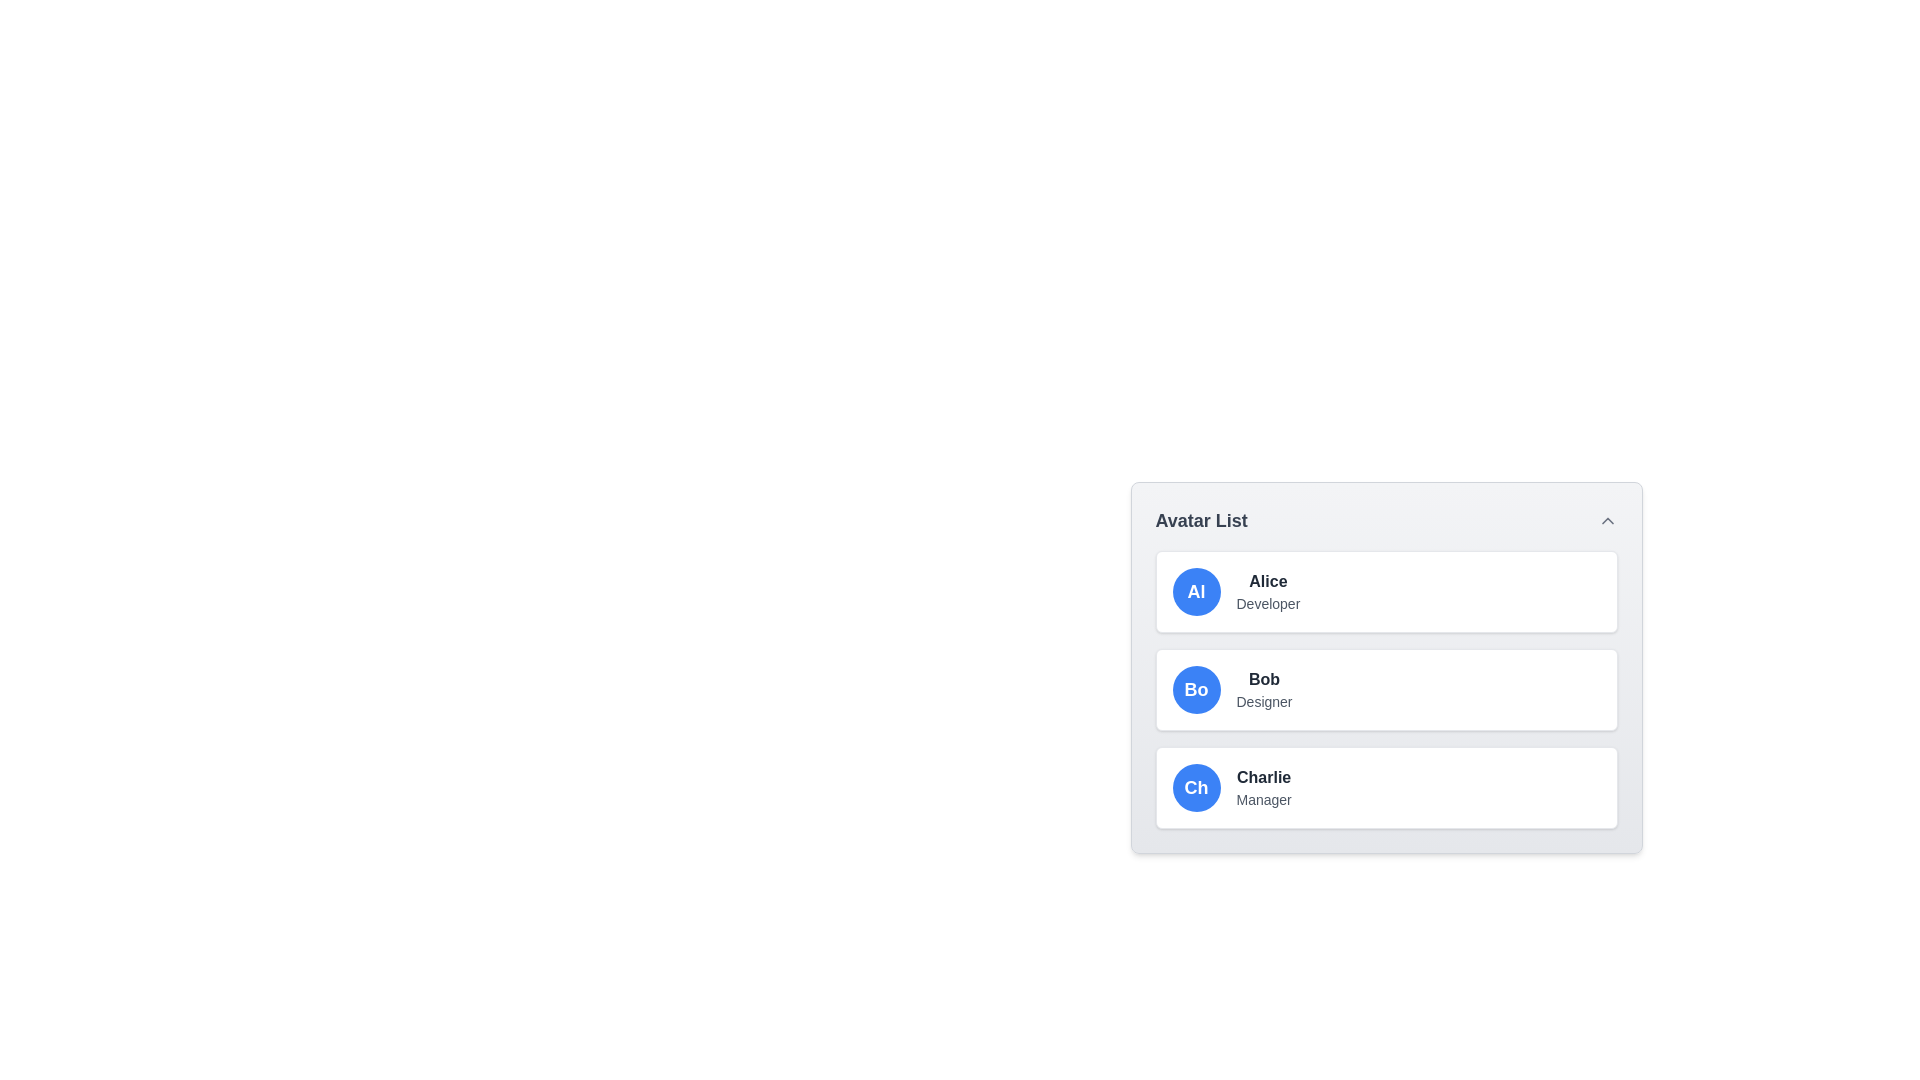  What do you see at coordinates (1385, 725) in the screenshot?
I see `the list item labeled 'Bob' with the descriptor 'Designer', which is the second item in a vertically-stacked list` at bounding box center [1385, 725].